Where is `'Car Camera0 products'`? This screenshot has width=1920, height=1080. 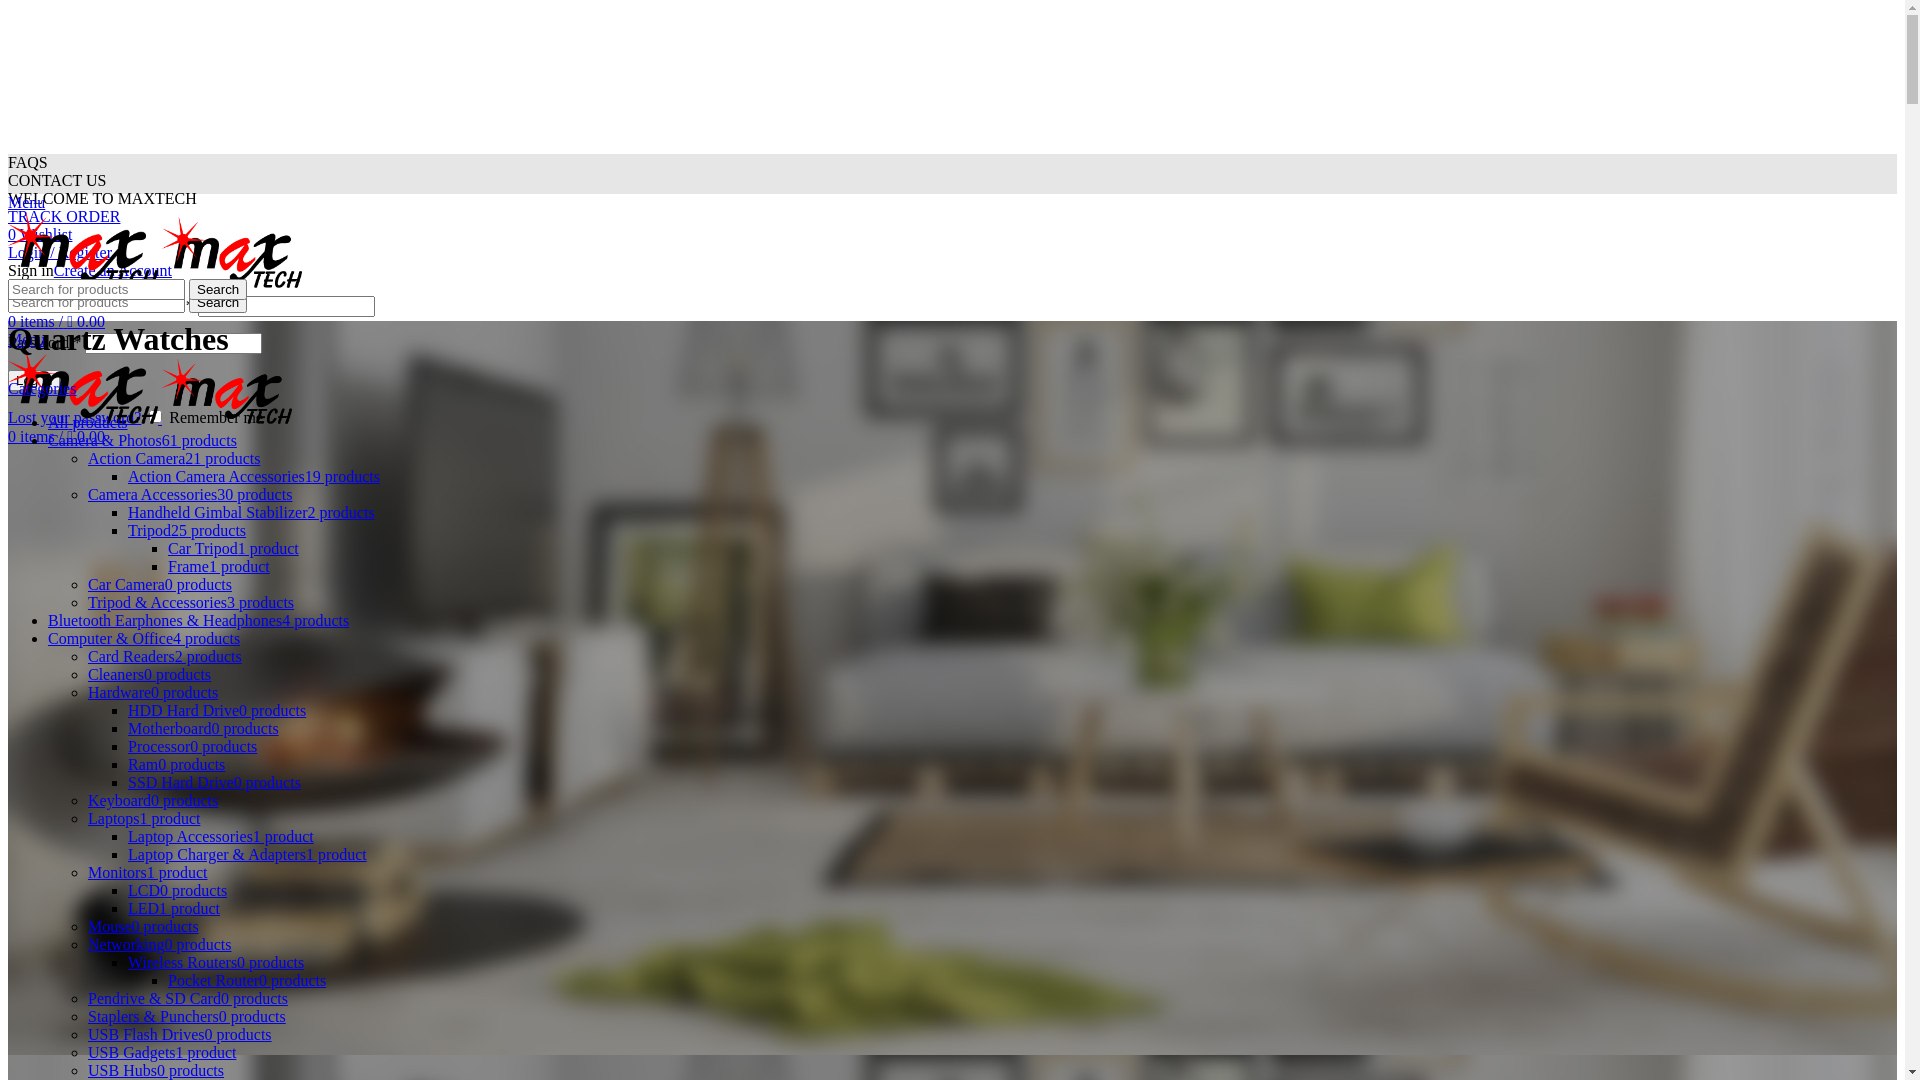 'Car Camera0 products' is located at coordinates (158, 584).